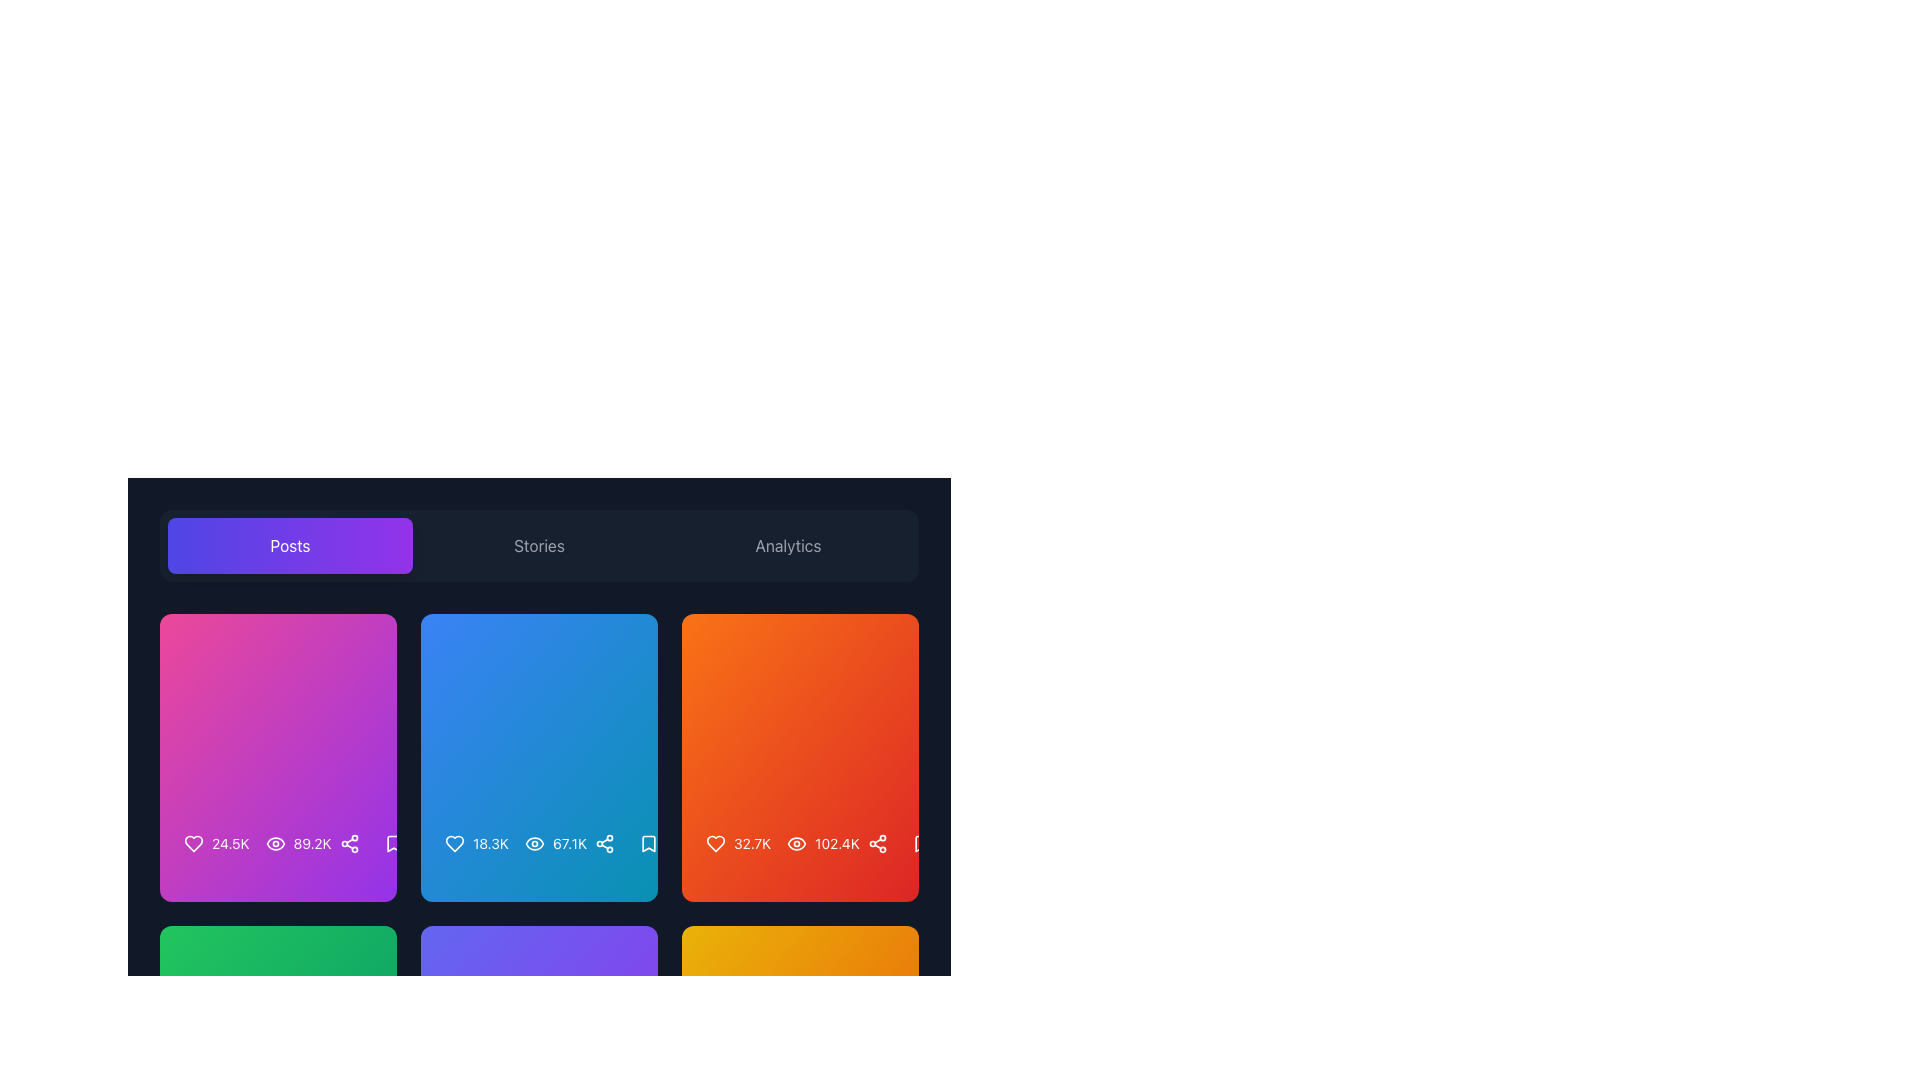 Image resolution: width=1920 pixels, height=1080 pixels. I want to click on the icon displaying the count of likes or interactions located at the lower section of the bright orange card to trigger the tooltip, so click(737, 844).